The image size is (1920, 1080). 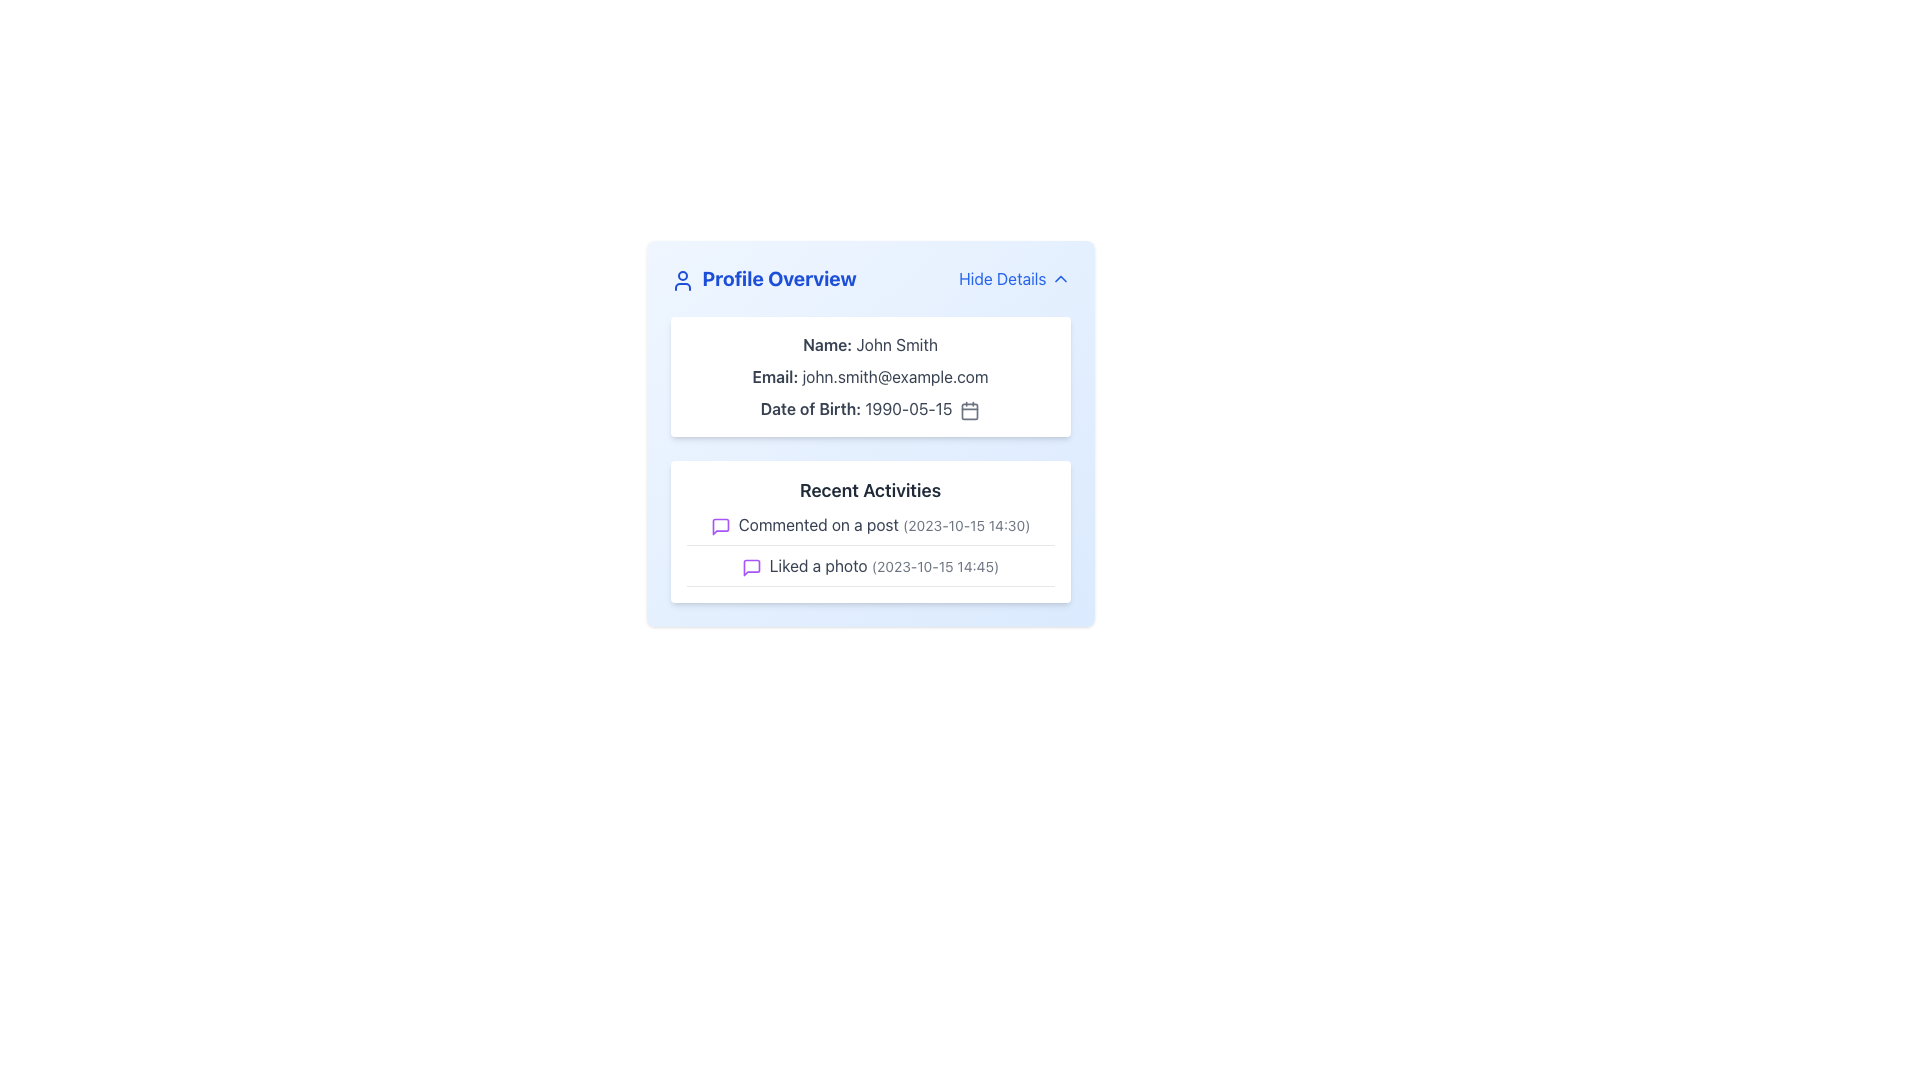 I want to click on the comment icon located in the 'Recent Activities' section of the 'Profile Overview' panel, which is associated with the activity 'Commented on a post (2023-10-15 14:30)', so click(x=720, y=525).